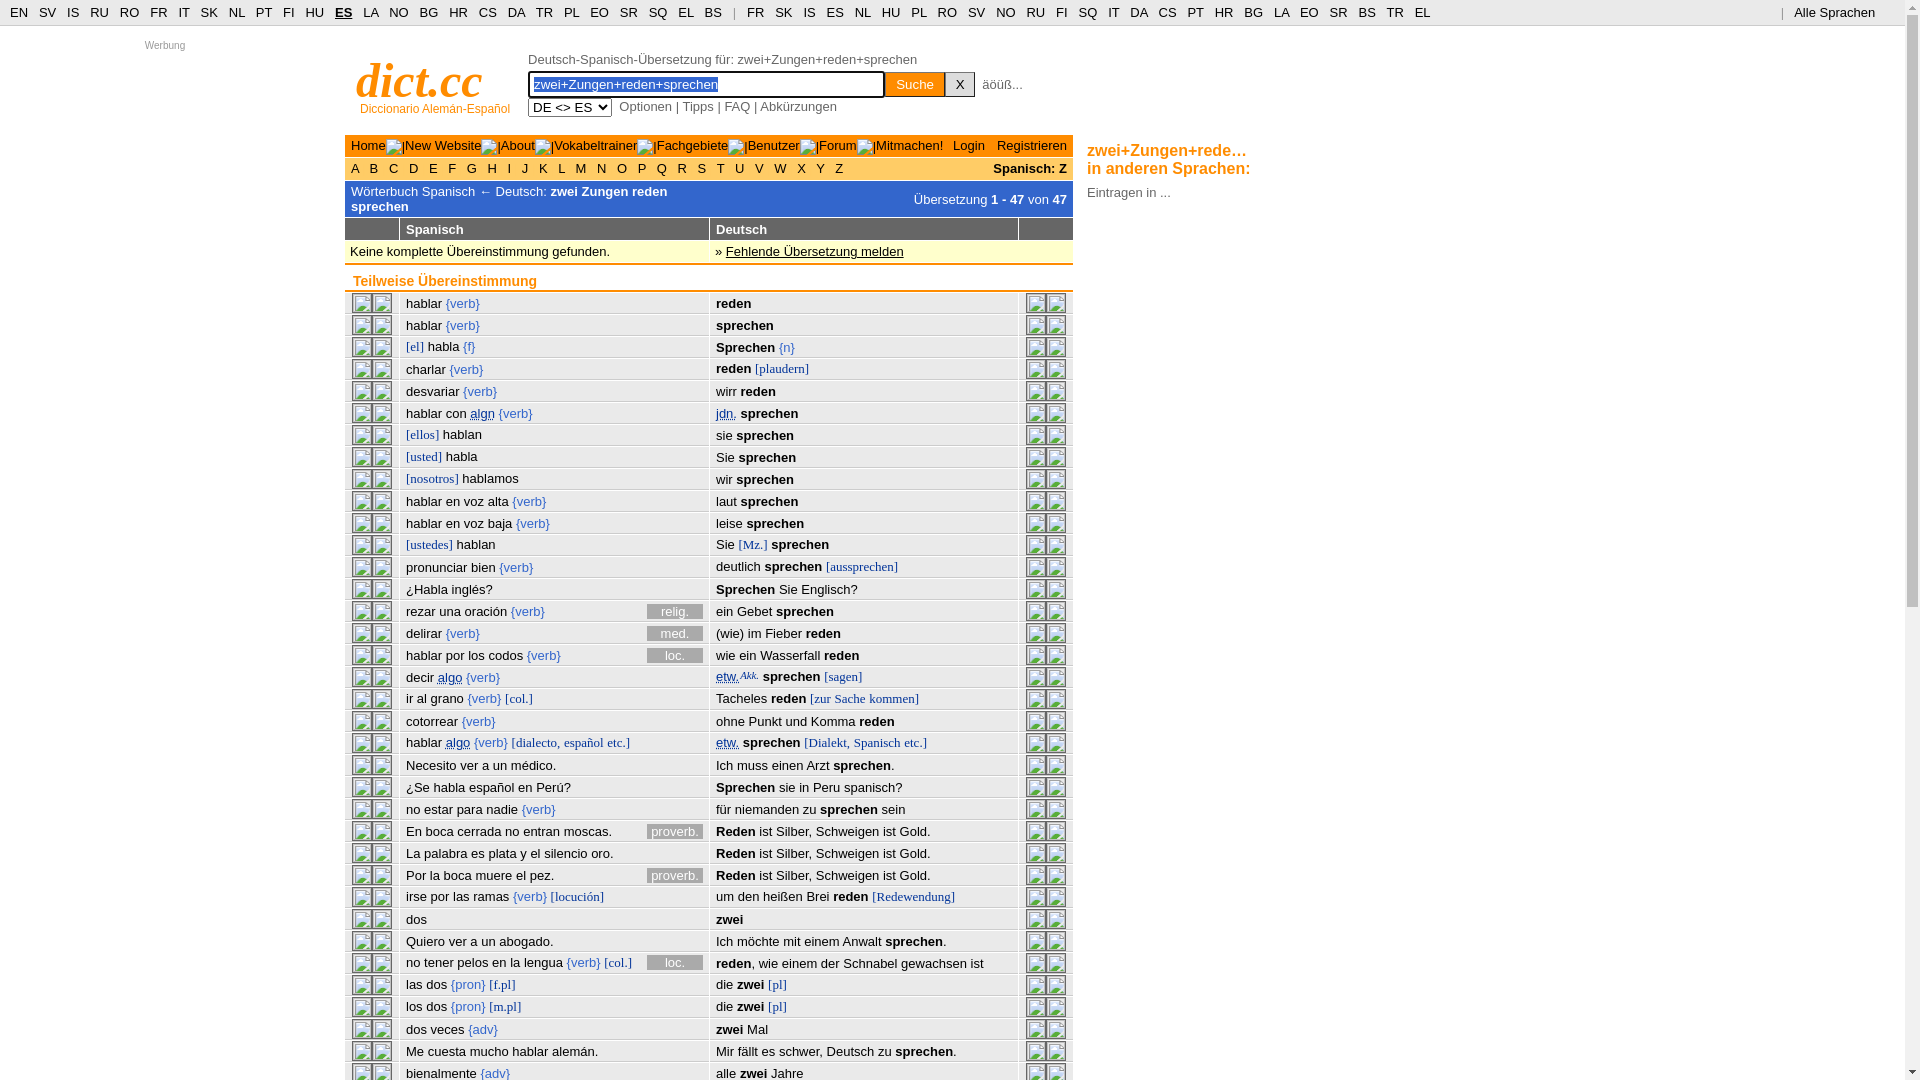  Describe the element at coordinates (764, 721) in the screenshot. I see `'Punkt'` at that location.